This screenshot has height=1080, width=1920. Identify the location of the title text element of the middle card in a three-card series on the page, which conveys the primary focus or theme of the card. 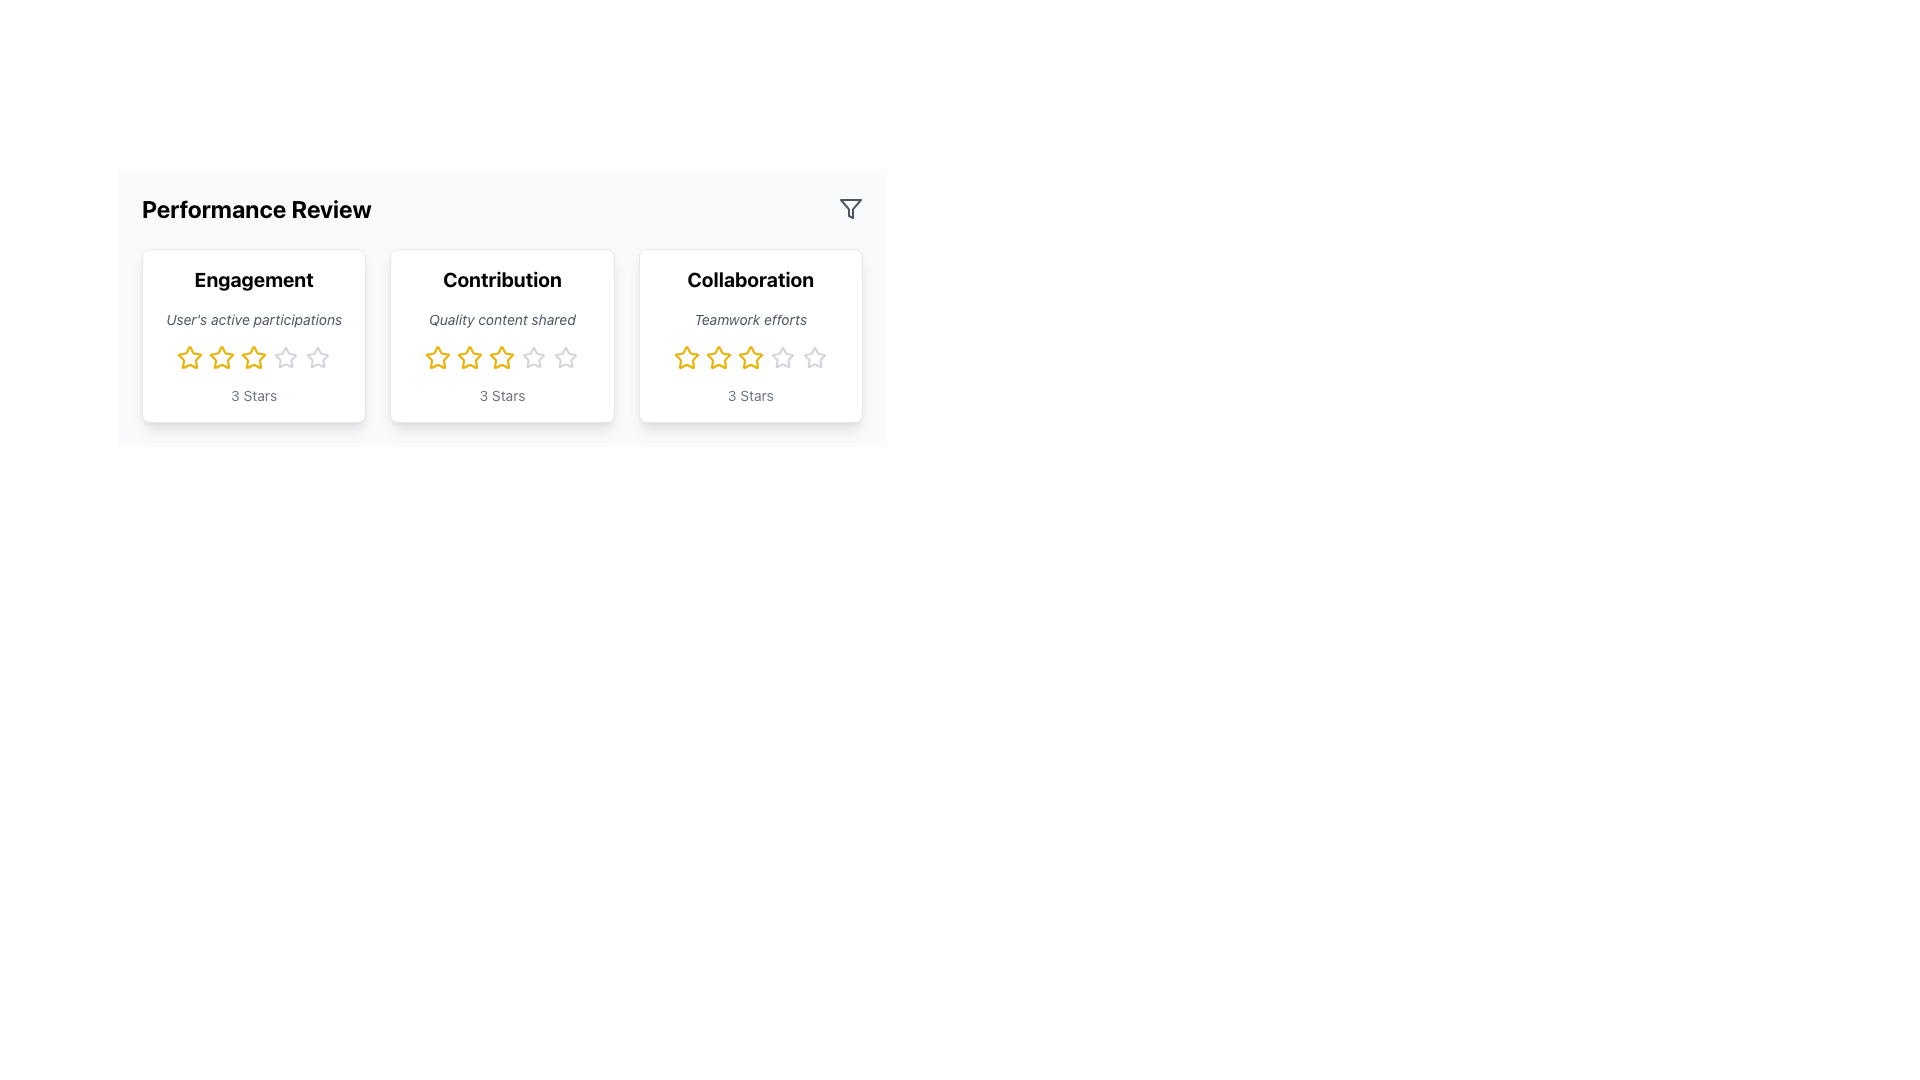
(502, 280).